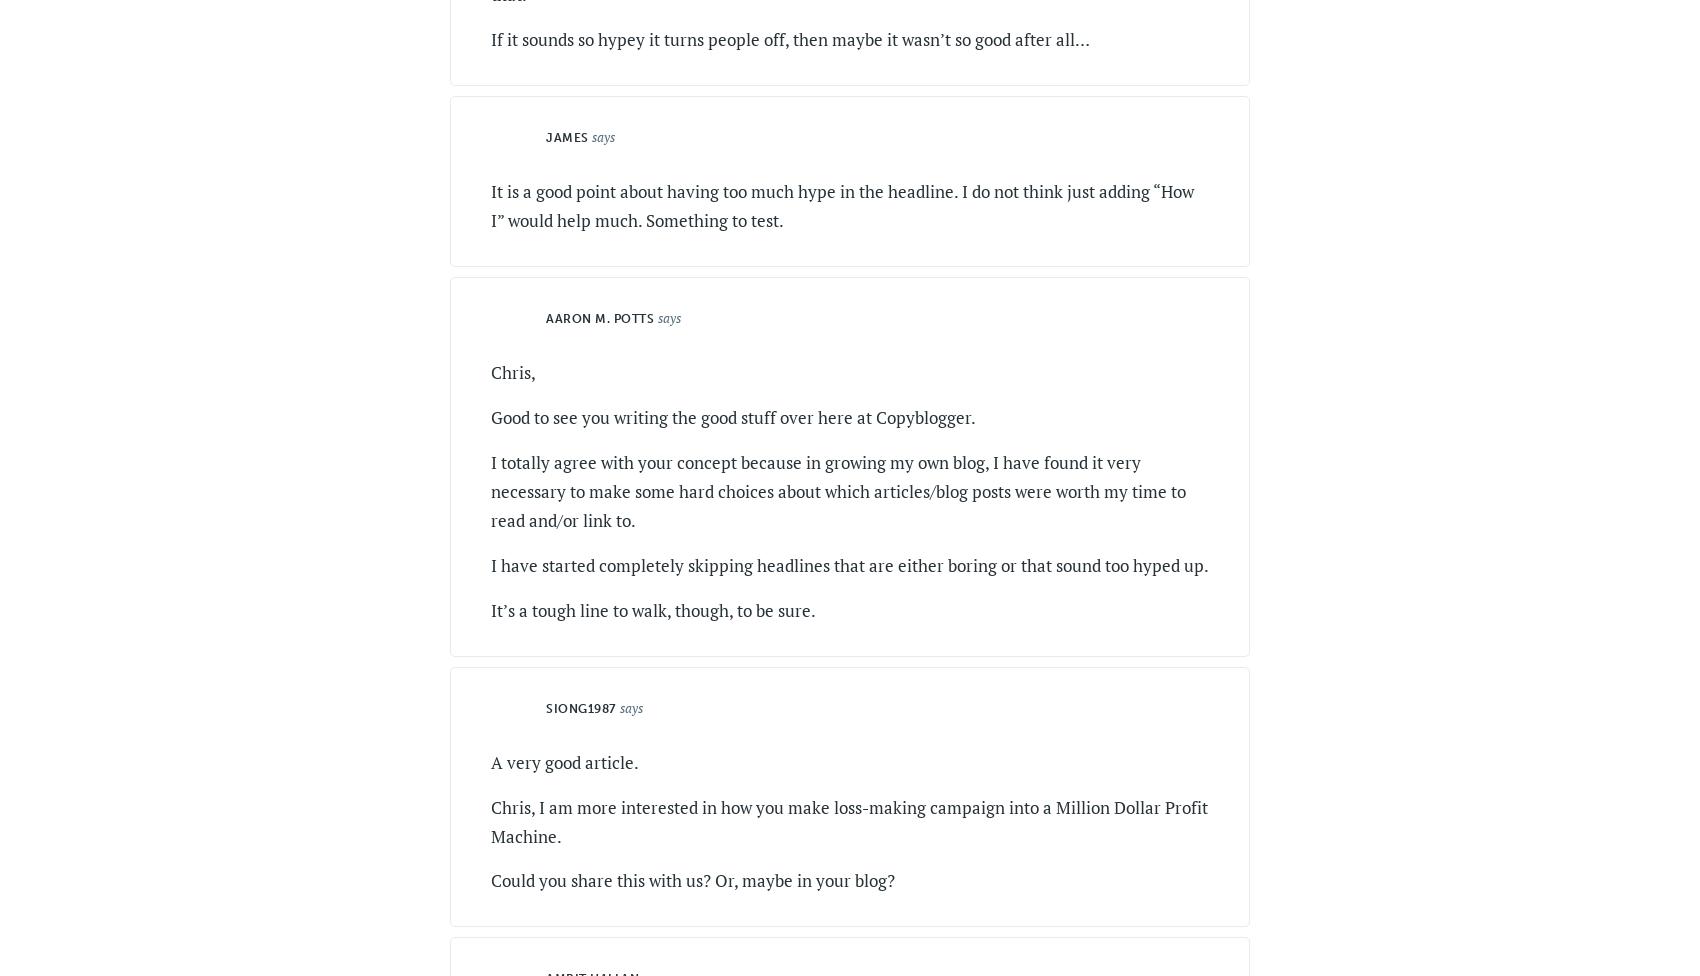 The width and height of the screenshot is (1700, 976). What do you see at coordinates (564, 761) in the screenshot?
I see `'A very good article.'` at bounding box center [564, 761].